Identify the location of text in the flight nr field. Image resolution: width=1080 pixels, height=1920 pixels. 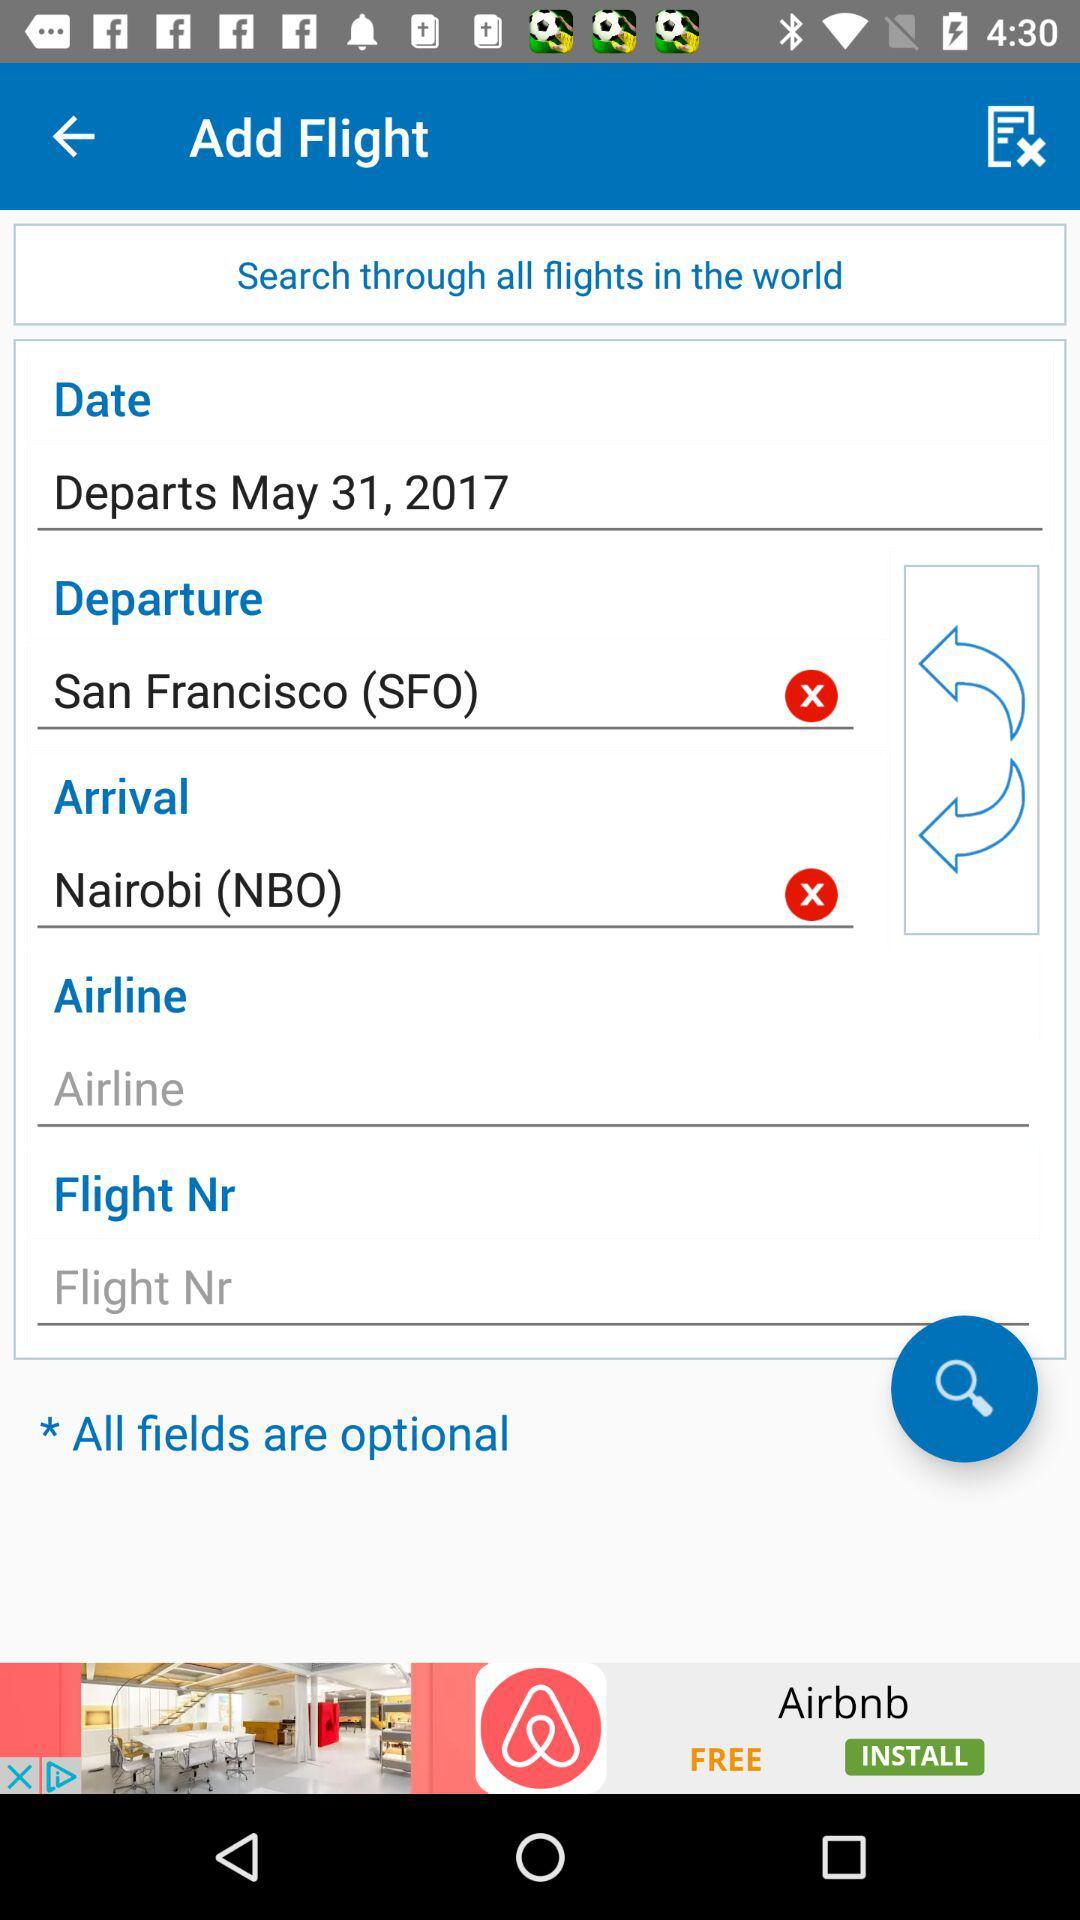
(532, 1292).